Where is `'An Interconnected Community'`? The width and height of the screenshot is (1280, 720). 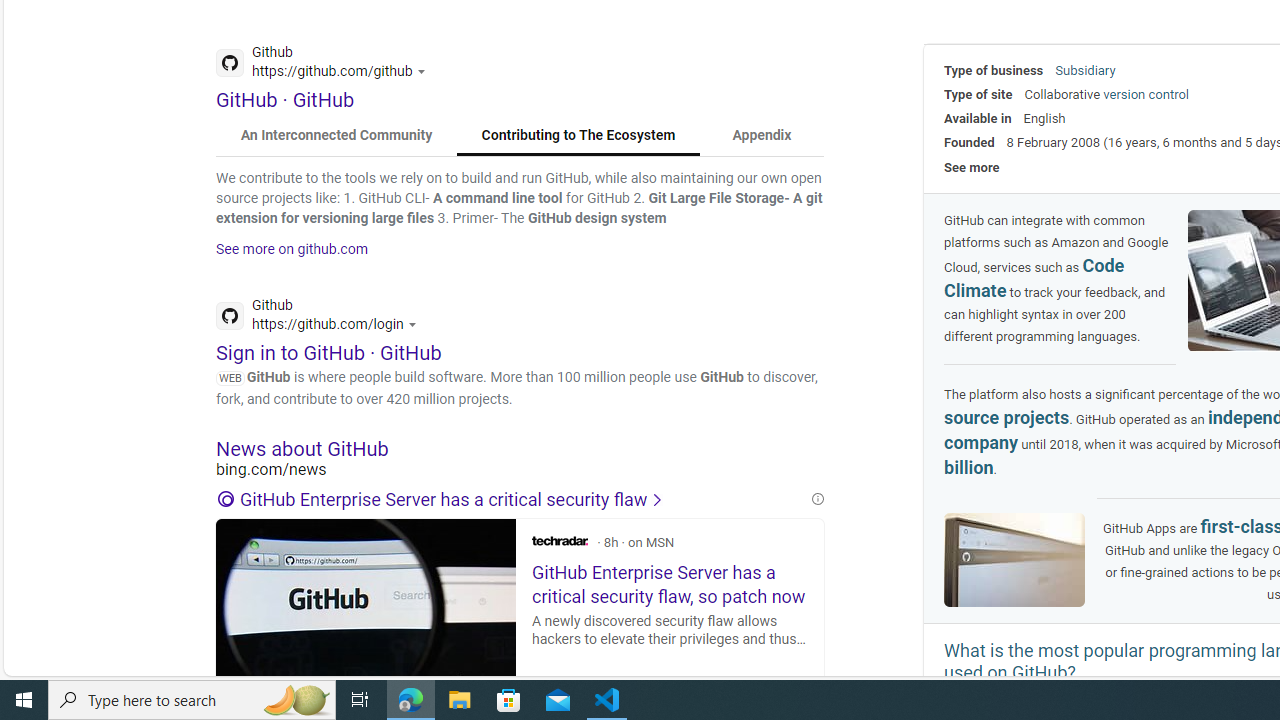
'An Interconnected Community' is located at coordinates (337, 135).